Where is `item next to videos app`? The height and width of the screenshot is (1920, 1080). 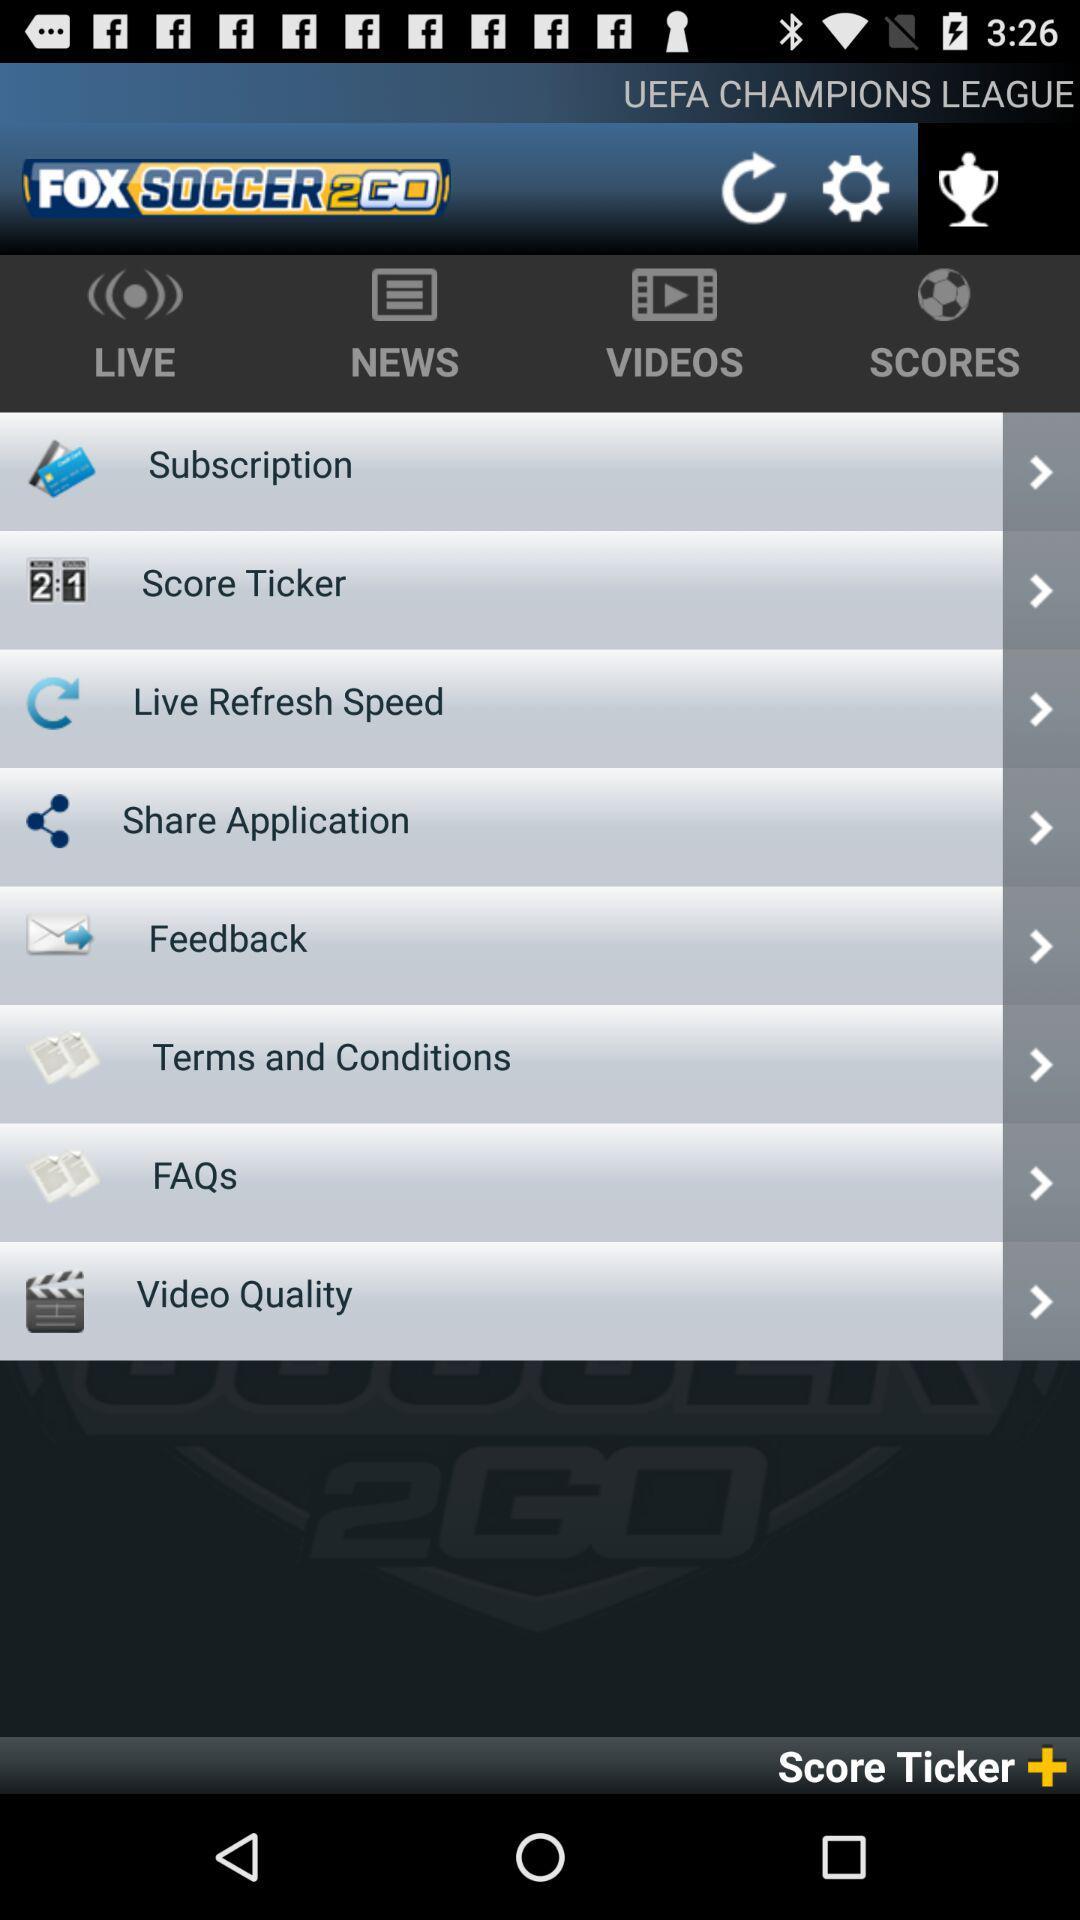 item next to videos app is located at coordinates (249, 462).